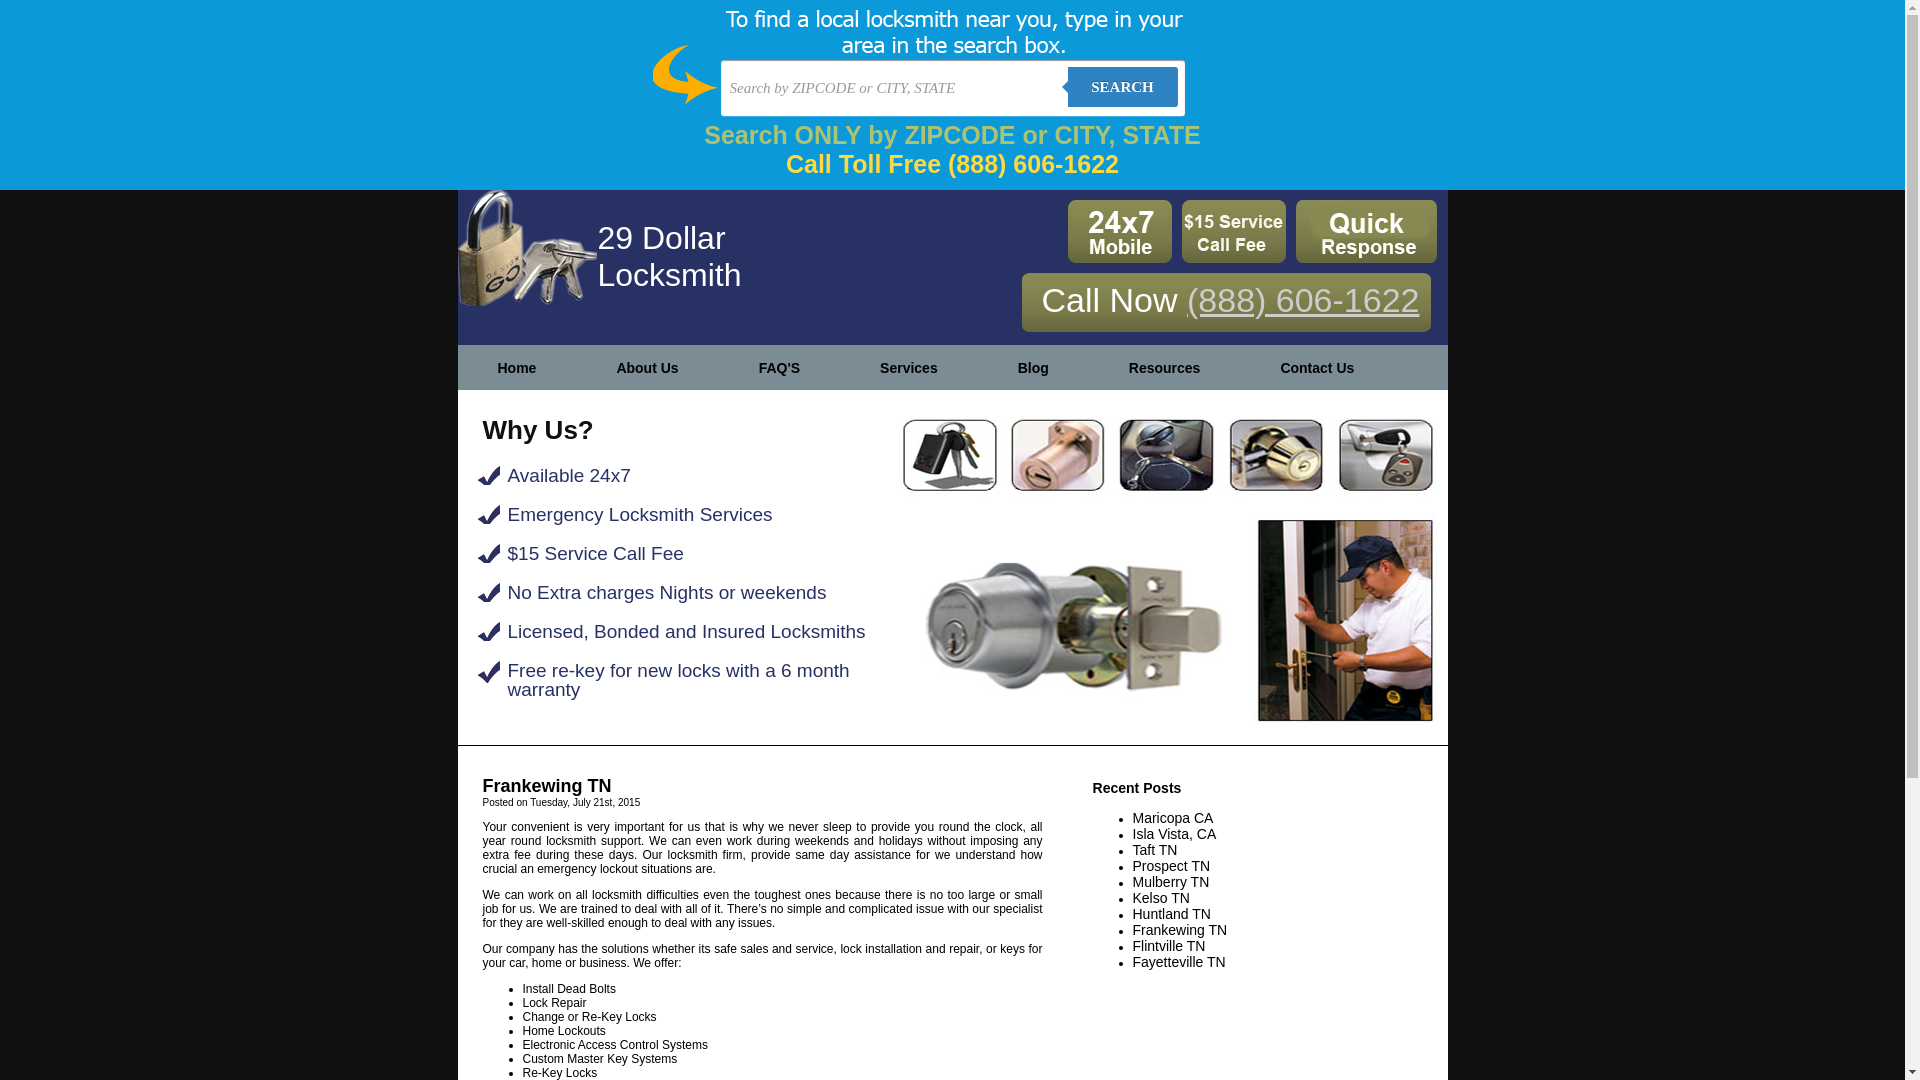  I want to click on 'Fayetteville TN', so click(1178, 960).